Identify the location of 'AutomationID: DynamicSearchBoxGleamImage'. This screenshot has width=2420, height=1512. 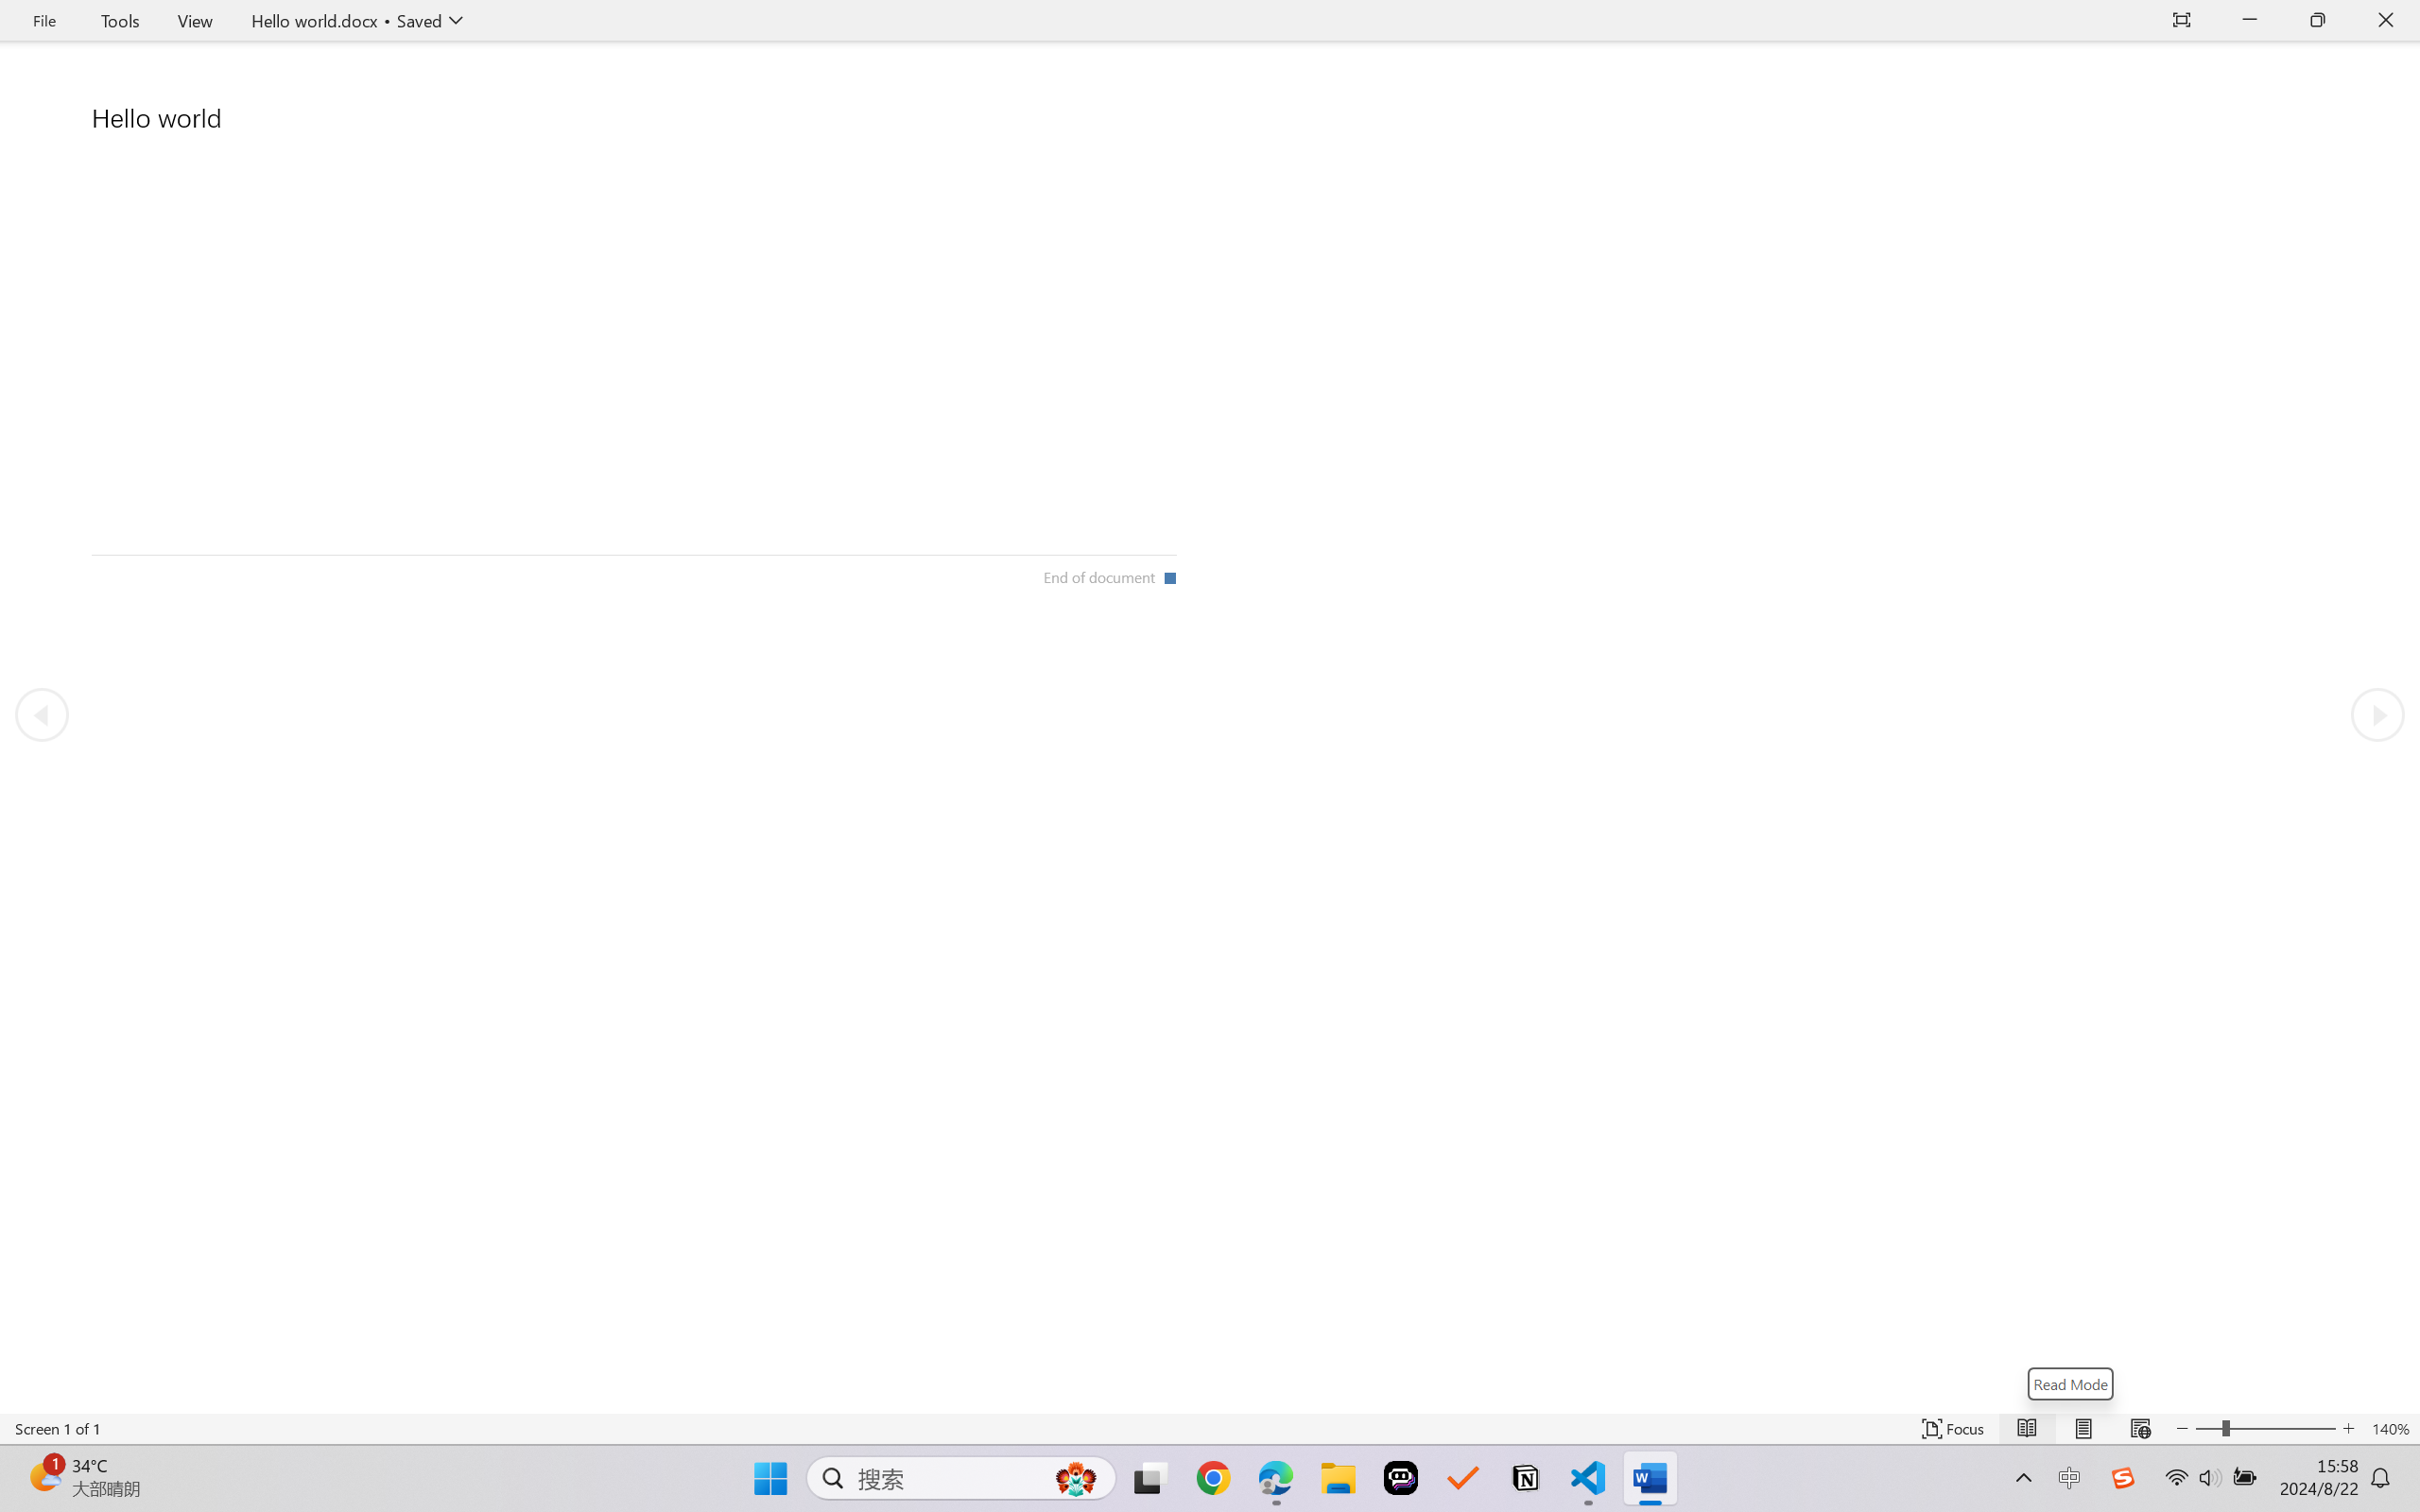
(1076, 1478).